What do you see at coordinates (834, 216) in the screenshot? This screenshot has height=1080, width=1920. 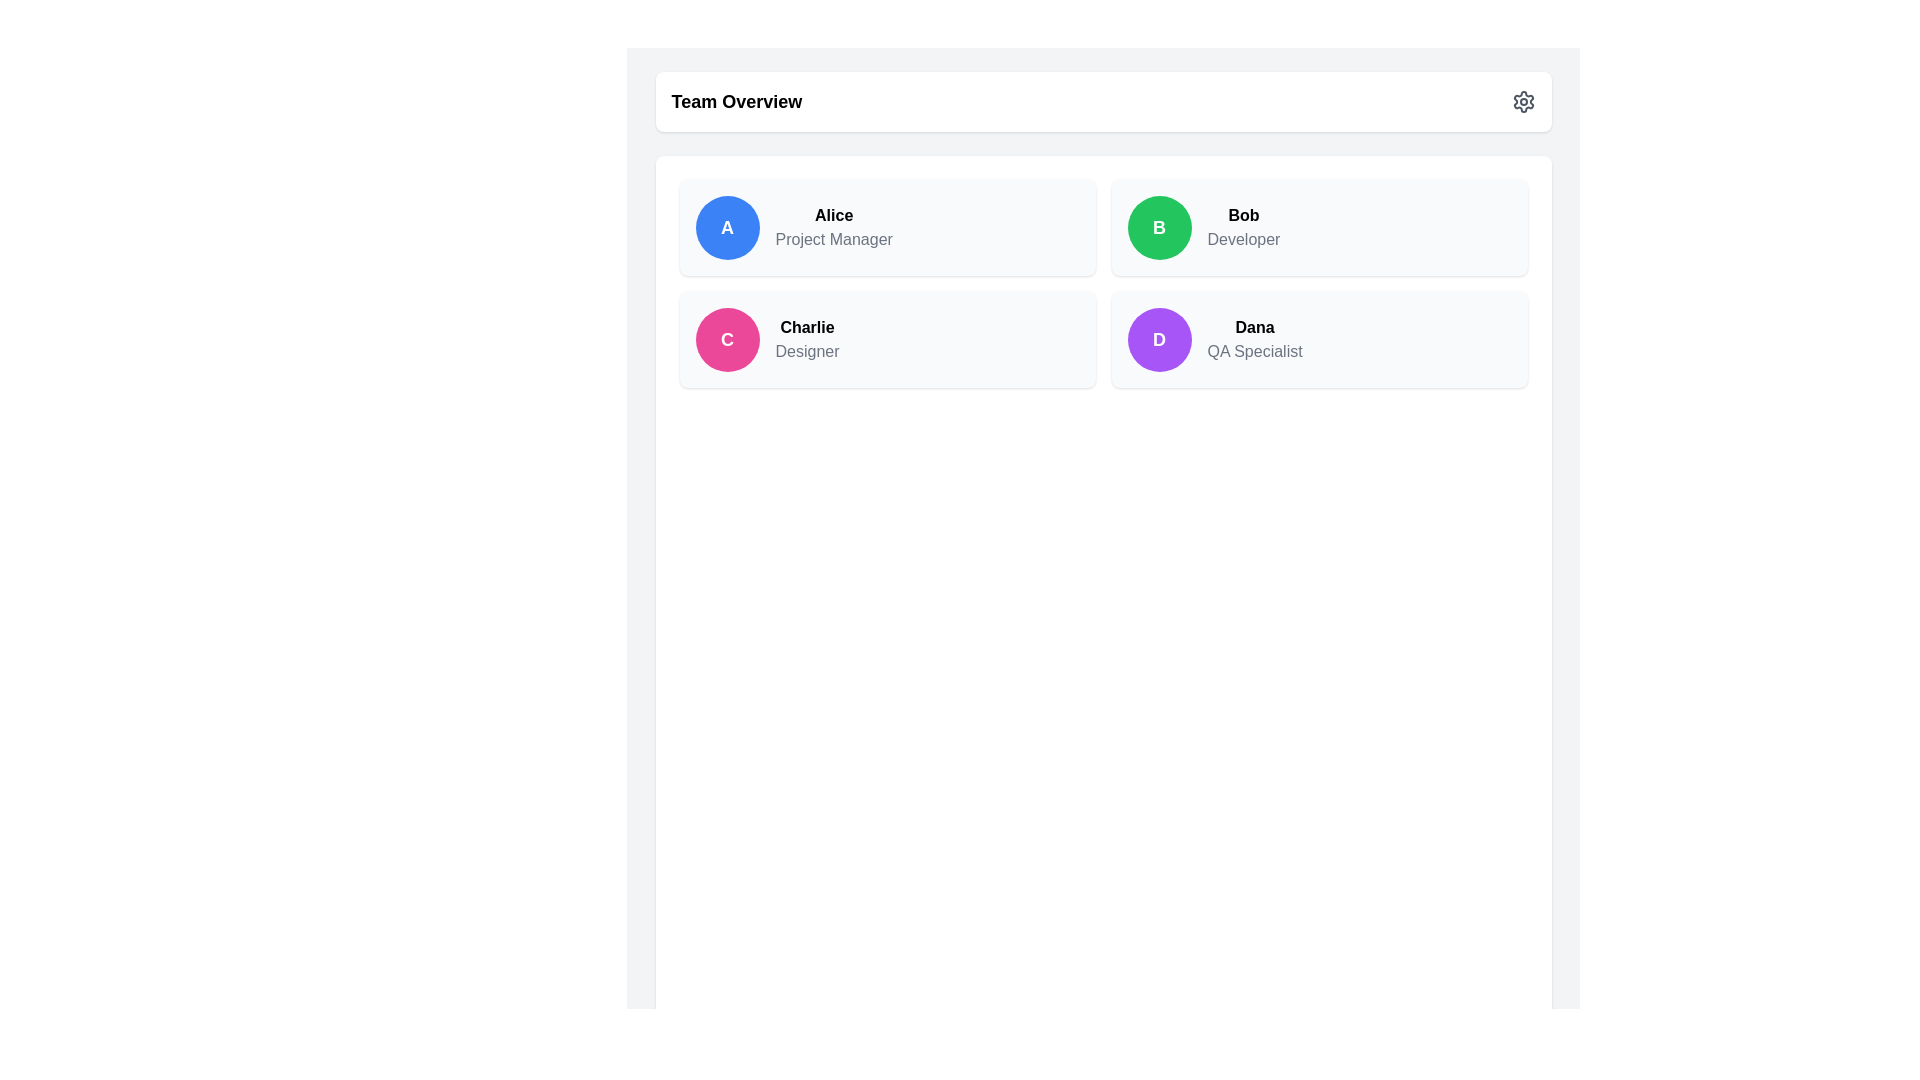 I see `the text label displaying 'Alice', which is styled in bold and positioned above the role 'Project Manager' within the top-left user card` at bounding box center [834, 216].